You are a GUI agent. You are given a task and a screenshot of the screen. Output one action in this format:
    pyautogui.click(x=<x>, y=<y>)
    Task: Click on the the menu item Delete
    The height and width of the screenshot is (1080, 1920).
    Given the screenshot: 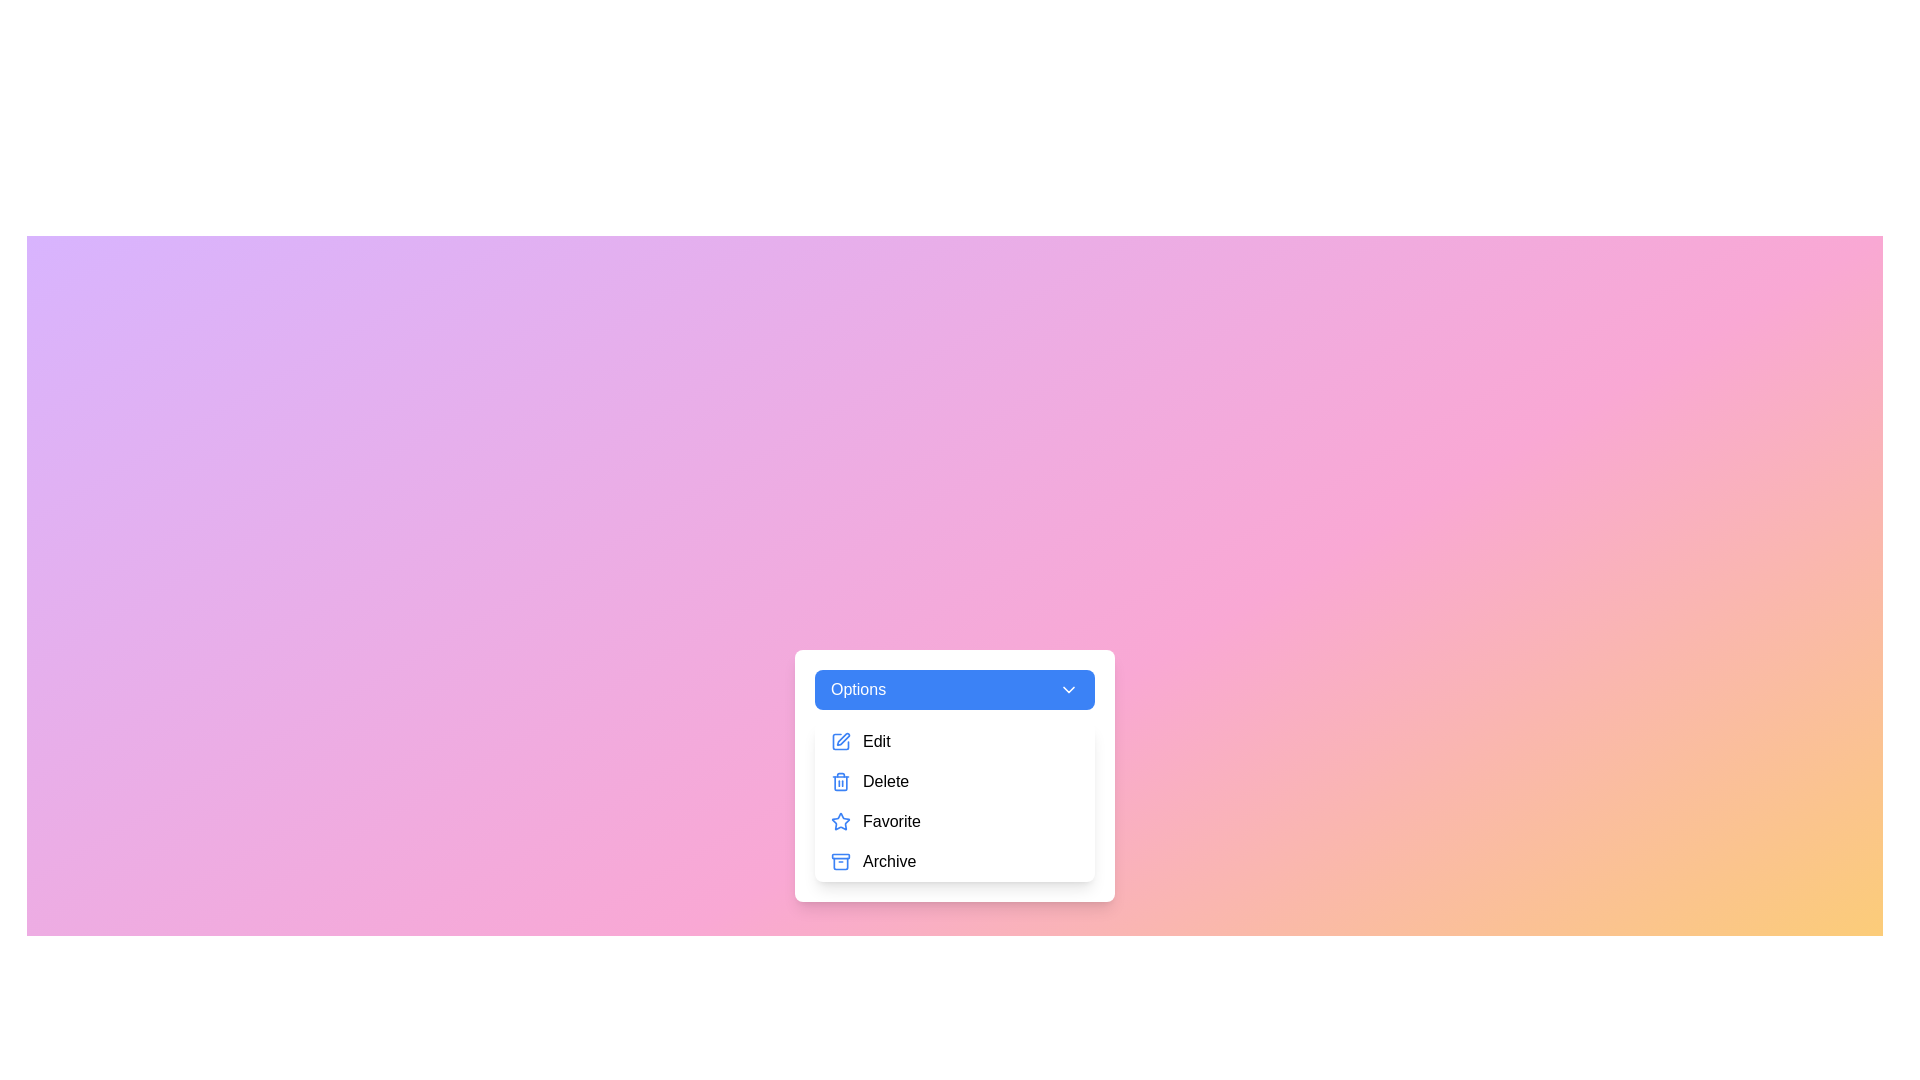 What is the action you would take?
    pyautogui.click(x=954, y=781)
    